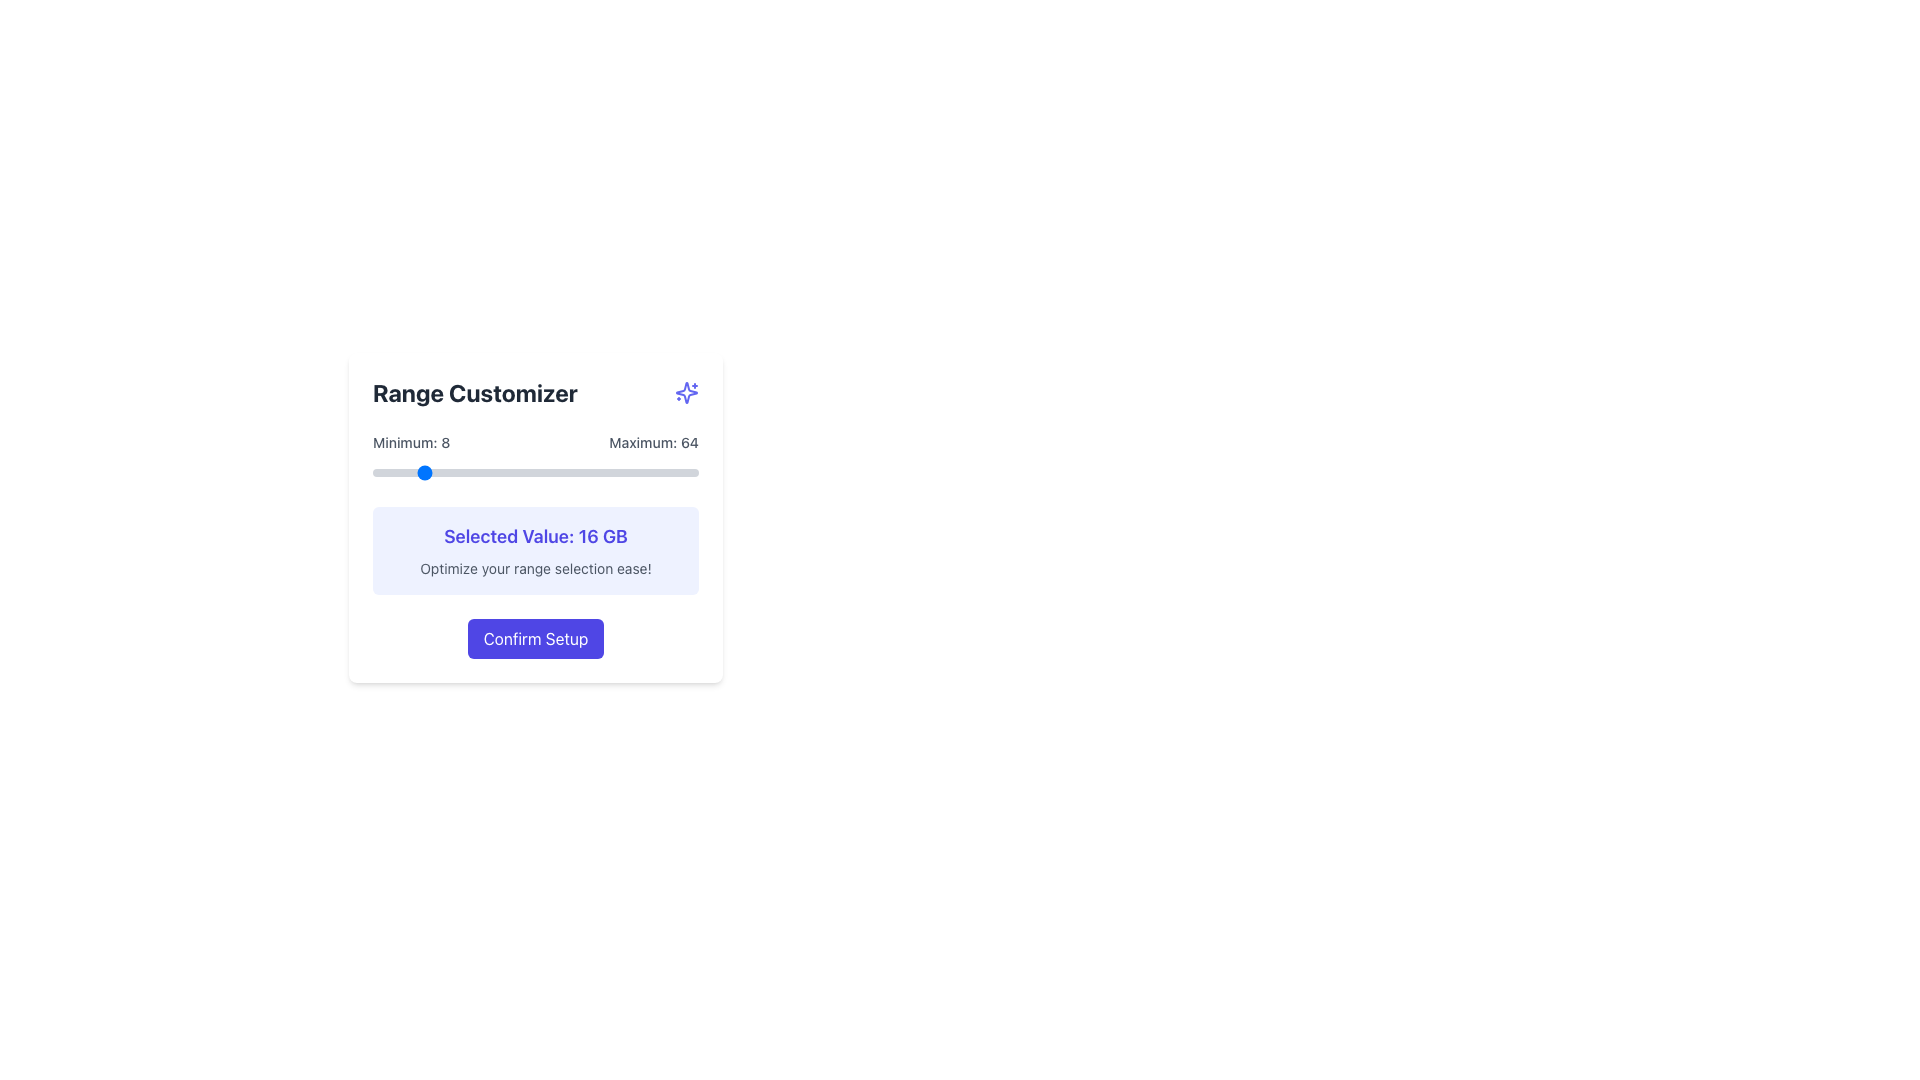 This screenshot has height=1080, width=1920. Describe the element at coordinates (536, 551) in the screenshot. I see `the informational card with a light indigo background that displays 'Selected Value: 16 GB' and a caption 'Optimize your range selection ease!', located within the 'Range Customizer' section` at that location.